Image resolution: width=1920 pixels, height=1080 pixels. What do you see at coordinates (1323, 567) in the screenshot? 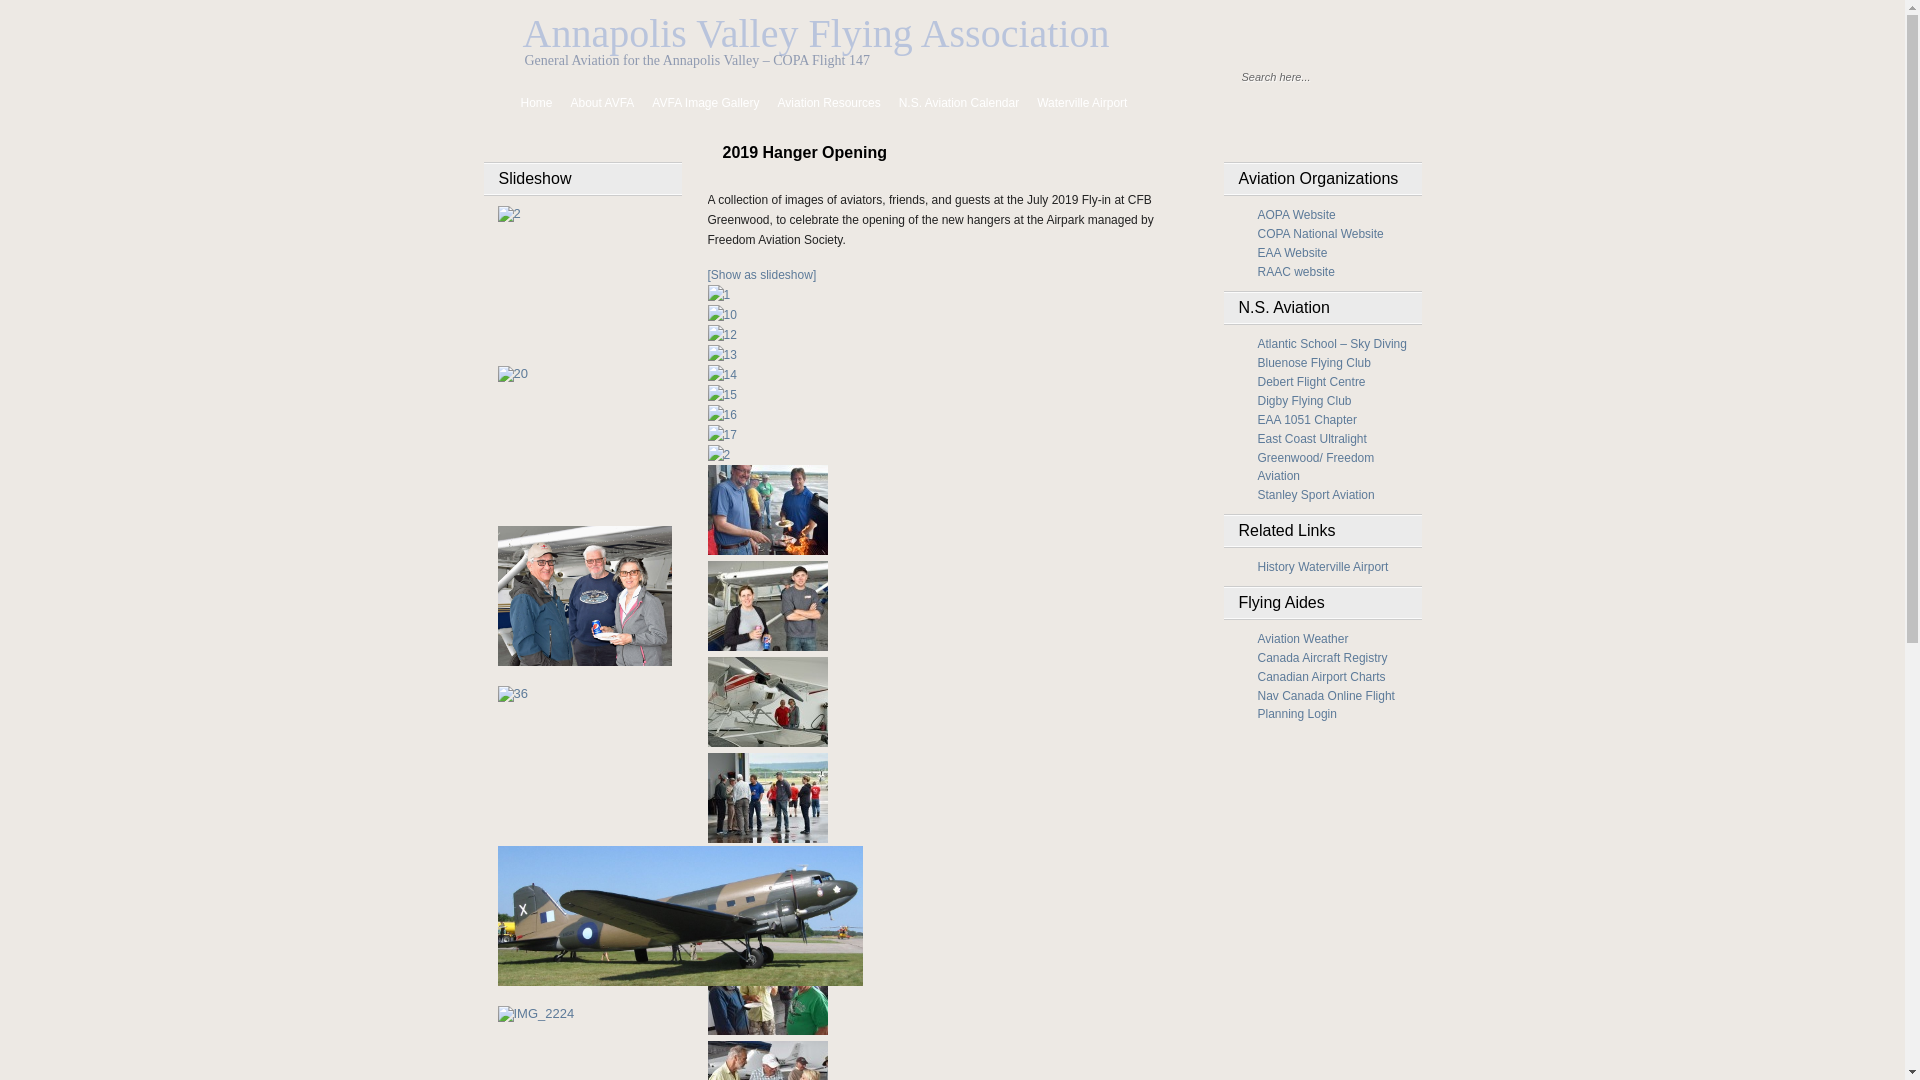
I see `'History Waterville Airport'` at bounding box center [1323, 567].